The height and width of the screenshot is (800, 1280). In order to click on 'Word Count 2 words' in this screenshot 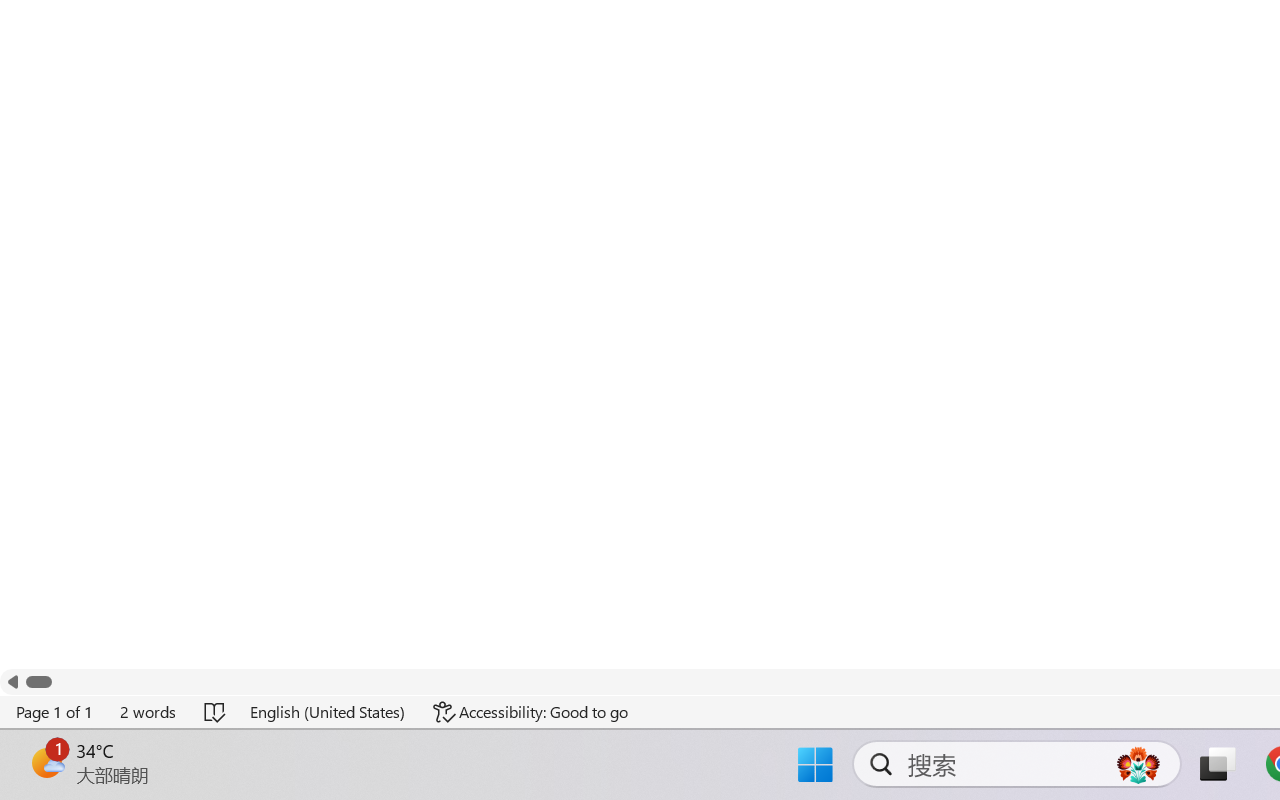, I will do `click(148, 711)`.